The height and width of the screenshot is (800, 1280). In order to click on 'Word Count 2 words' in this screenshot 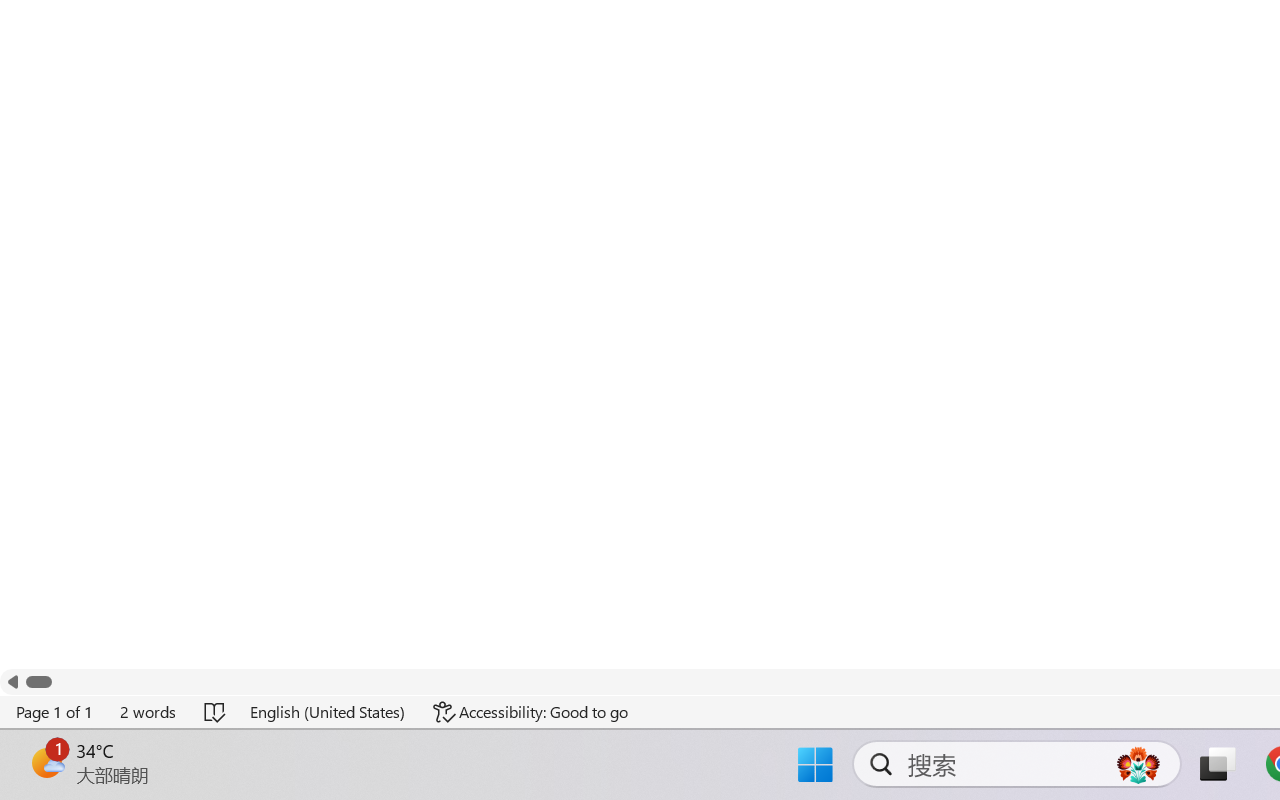, I will do `click(148, 711)`.